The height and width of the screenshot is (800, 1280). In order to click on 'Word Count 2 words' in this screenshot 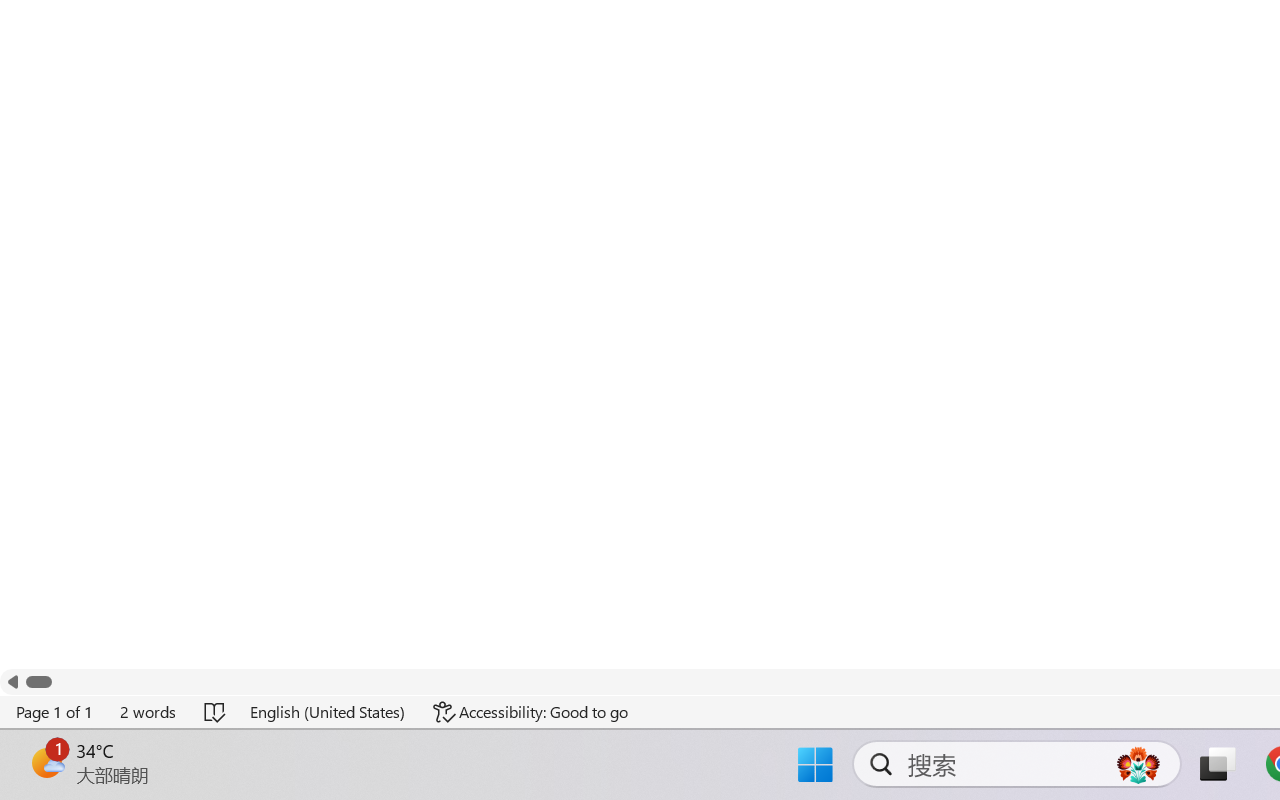, I will do `click(148, 711)`.